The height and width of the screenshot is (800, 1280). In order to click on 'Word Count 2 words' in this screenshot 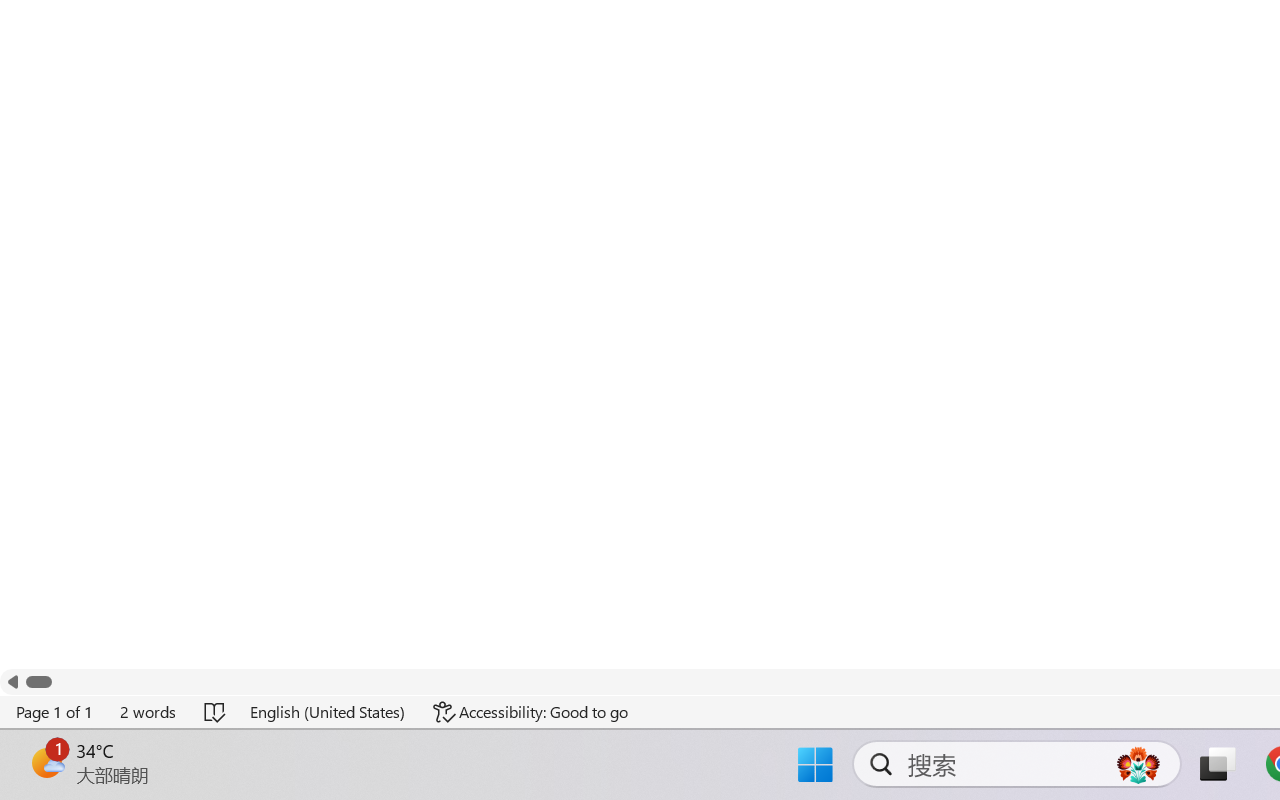, I will do `click(148, 711)`.